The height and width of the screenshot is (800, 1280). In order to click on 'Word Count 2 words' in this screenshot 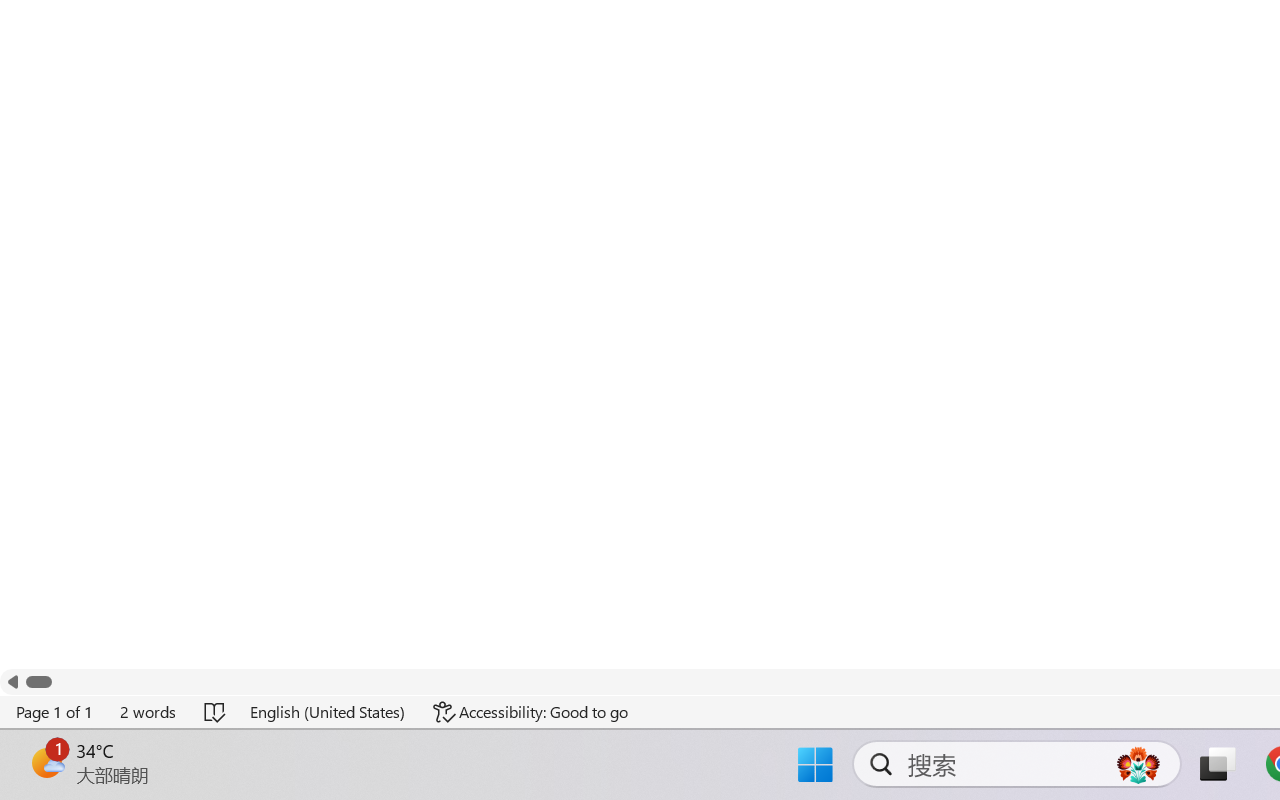, I will do `click(148, 711)`.